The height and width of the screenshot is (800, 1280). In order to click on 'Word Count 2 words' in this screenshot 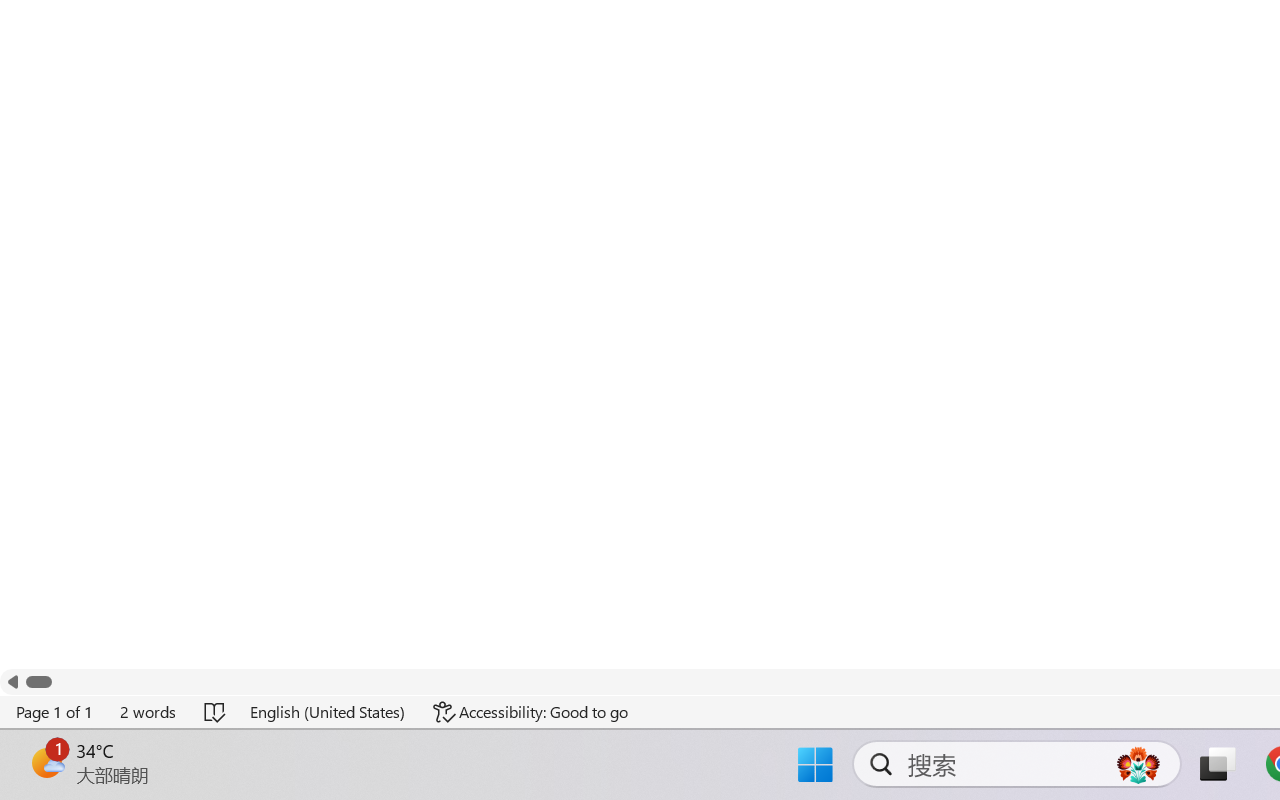, I will do `click(148, 711)`.